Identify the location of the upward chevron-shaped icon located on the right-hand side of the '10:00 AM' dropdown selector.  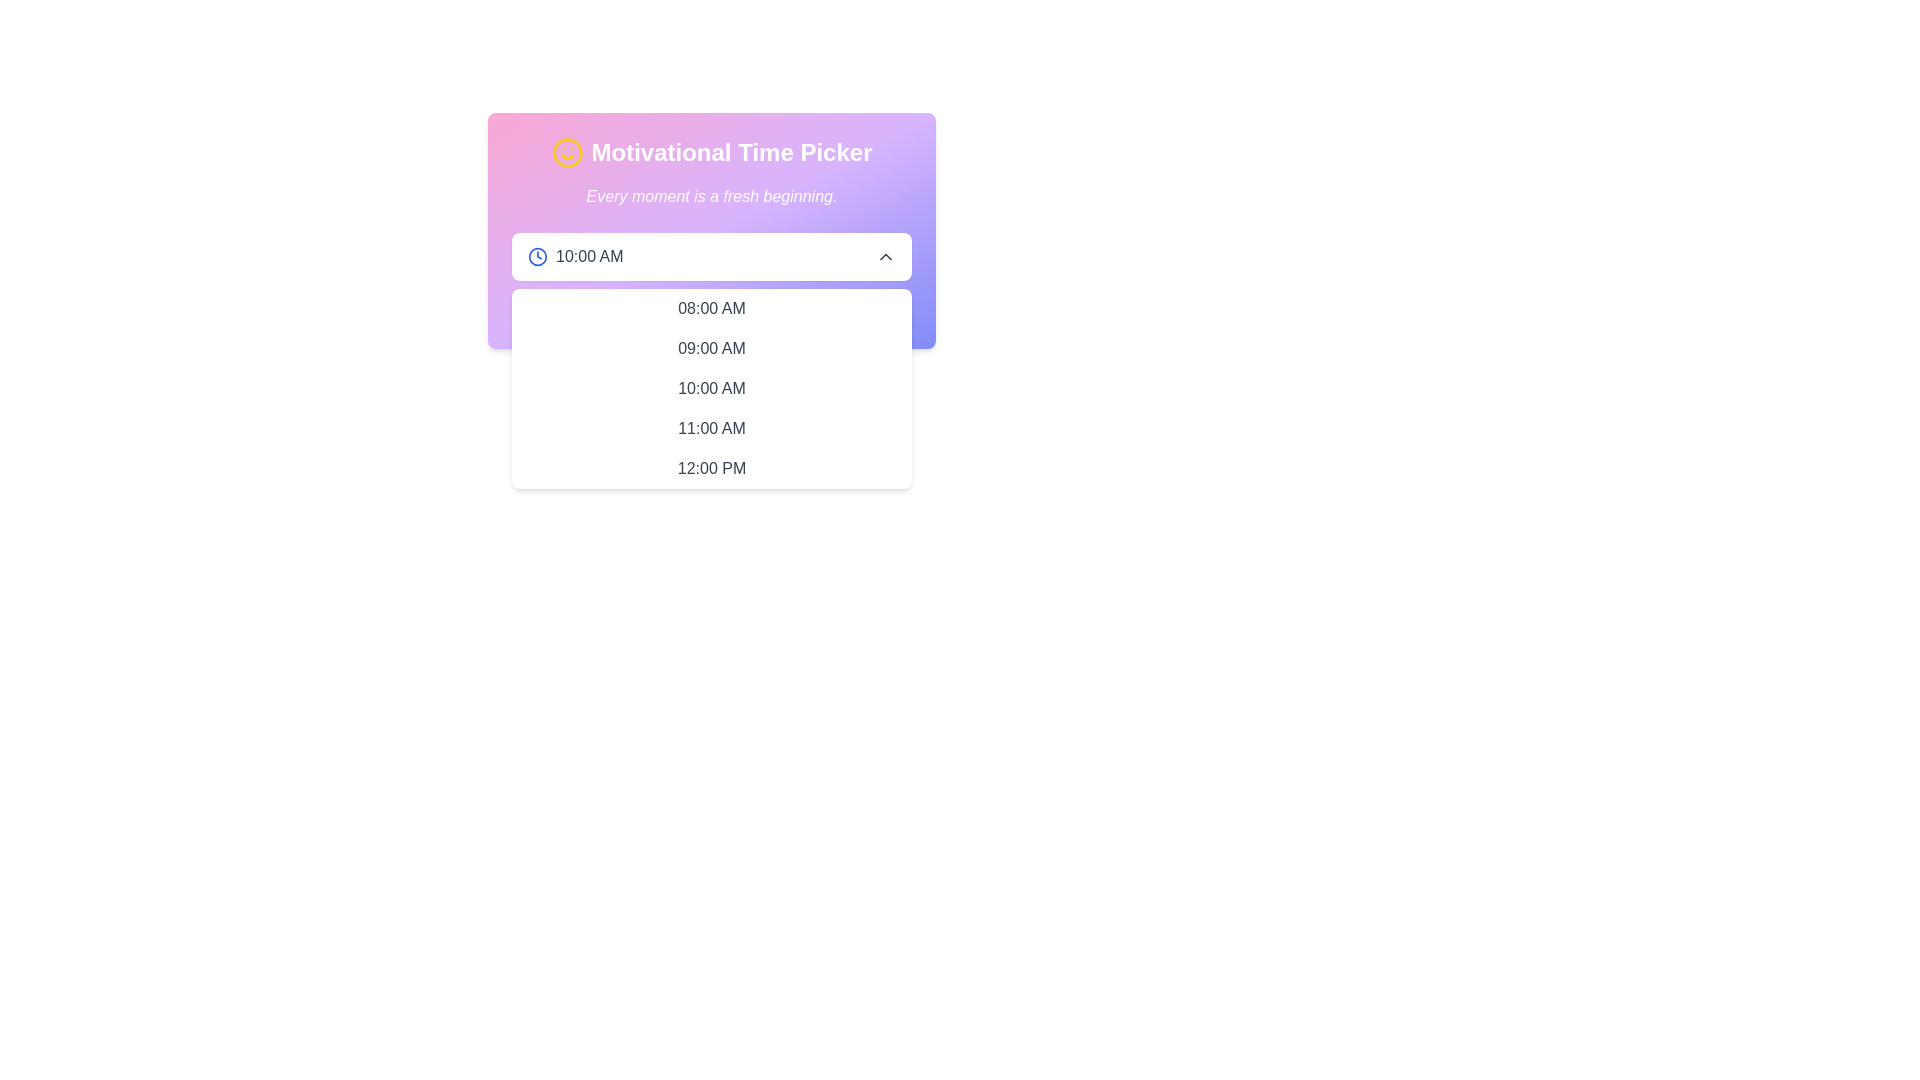
(885, 256).